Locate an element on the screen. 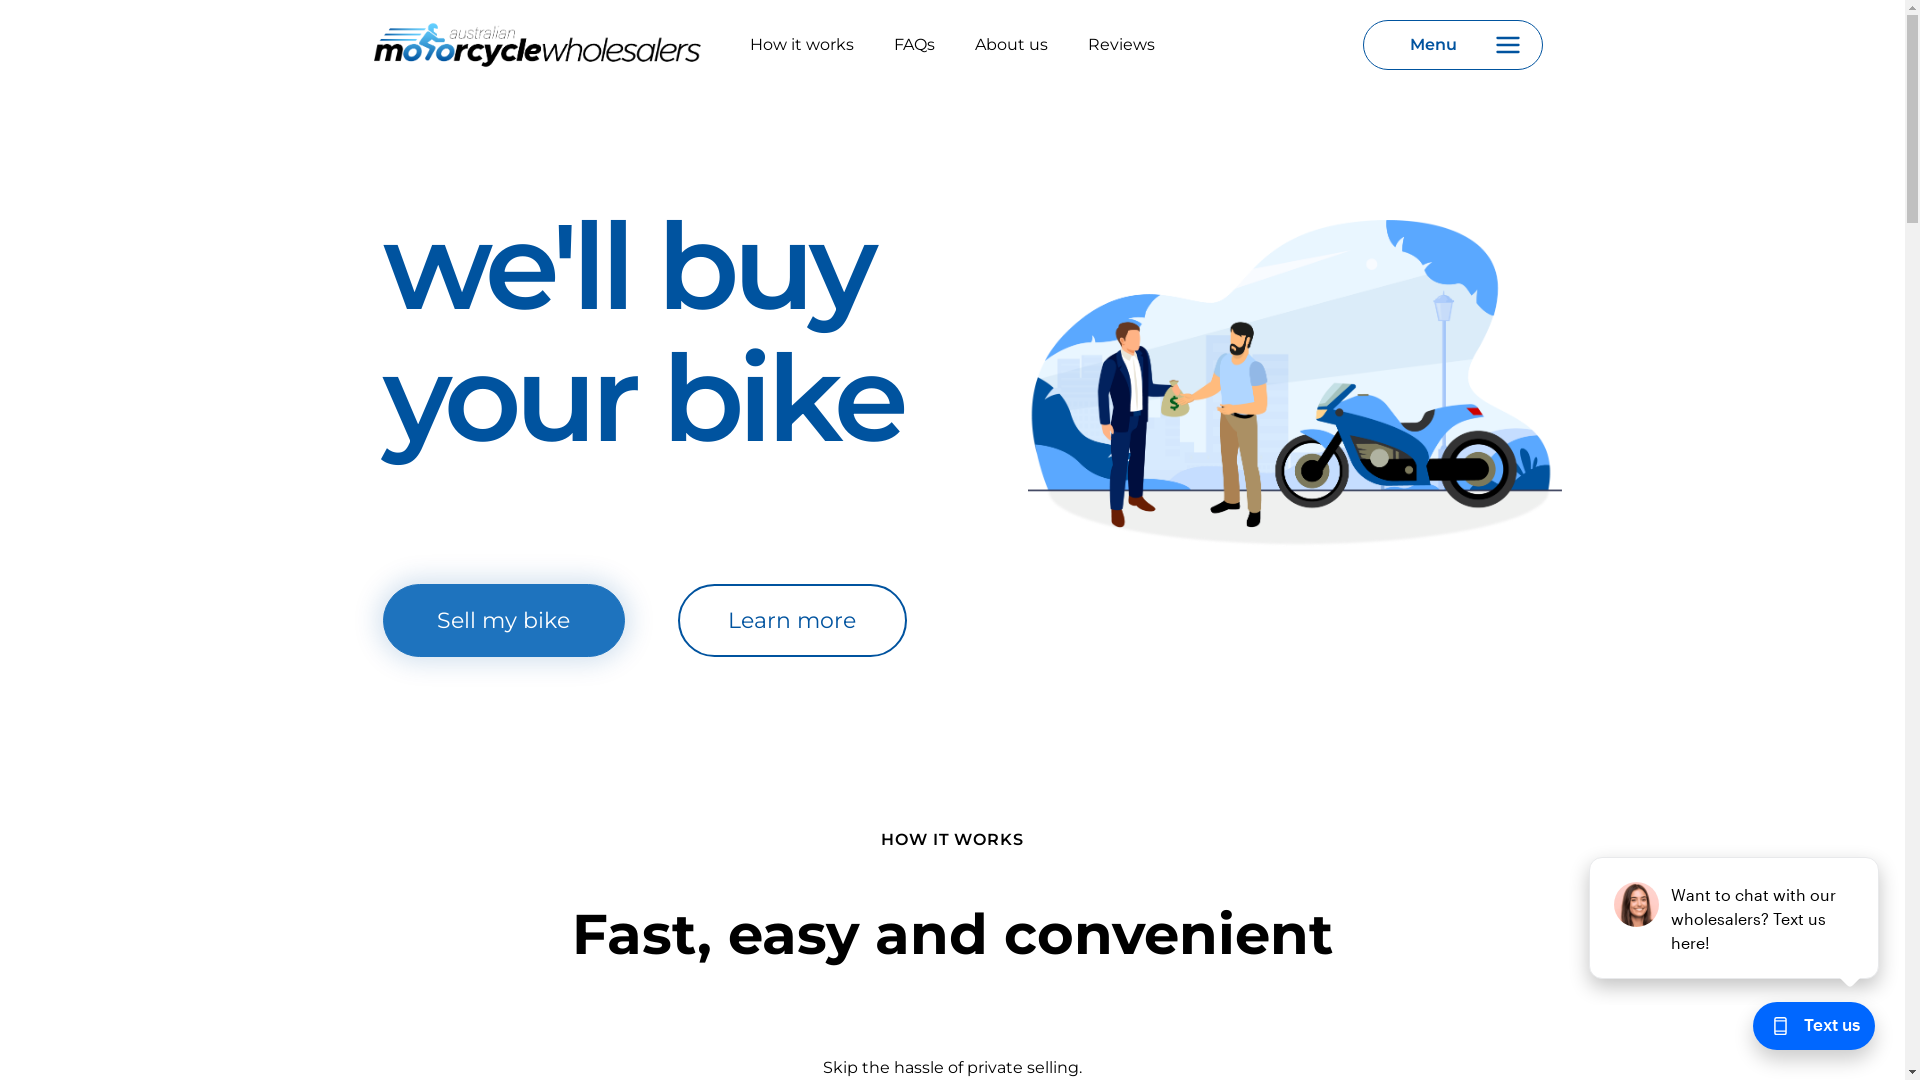 This screenshot has width=1920, height=1080. 'Menu' is located at coordinates (1451, 45).